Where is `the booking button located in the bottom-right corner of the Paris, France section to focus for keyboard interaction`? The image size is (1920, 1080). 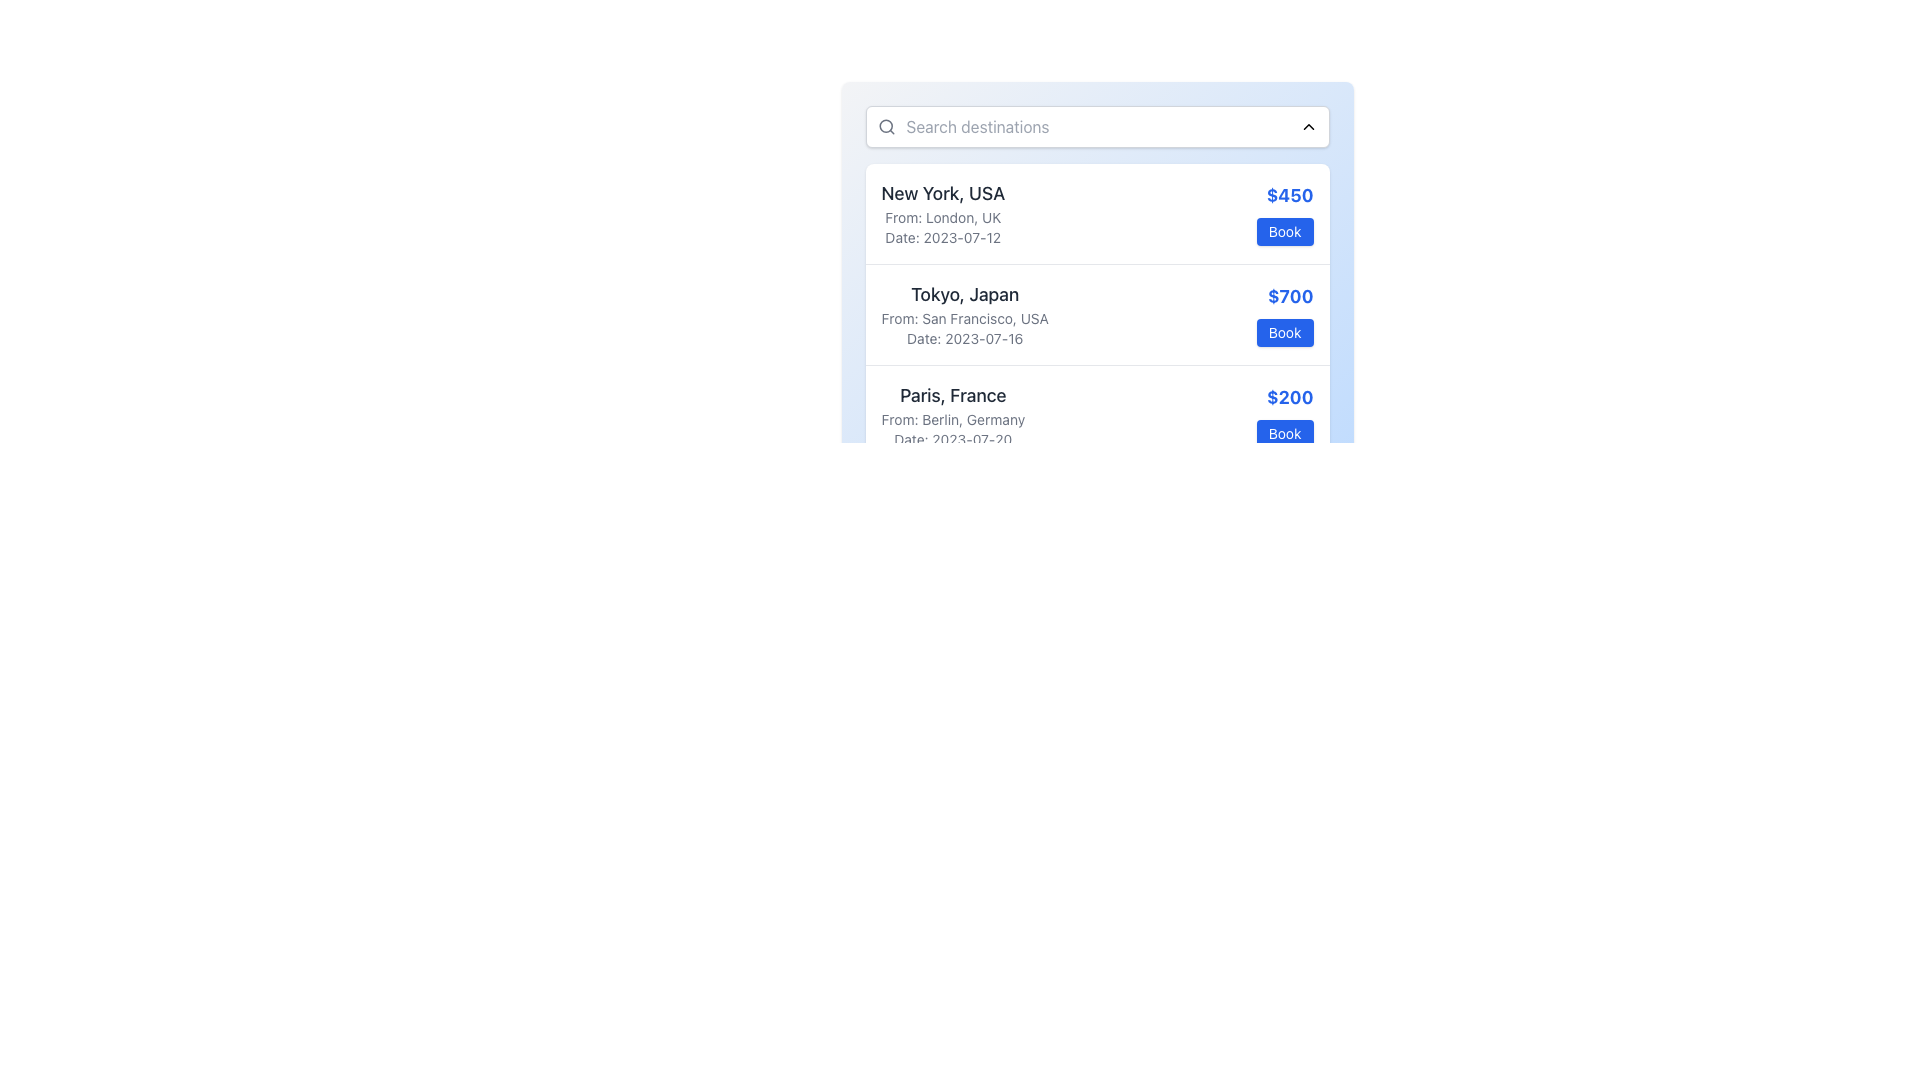
the booking button located in the bottom-right corner of the Paris, France section to focus for keyboard interaction is located at coordinates (1285, 433).